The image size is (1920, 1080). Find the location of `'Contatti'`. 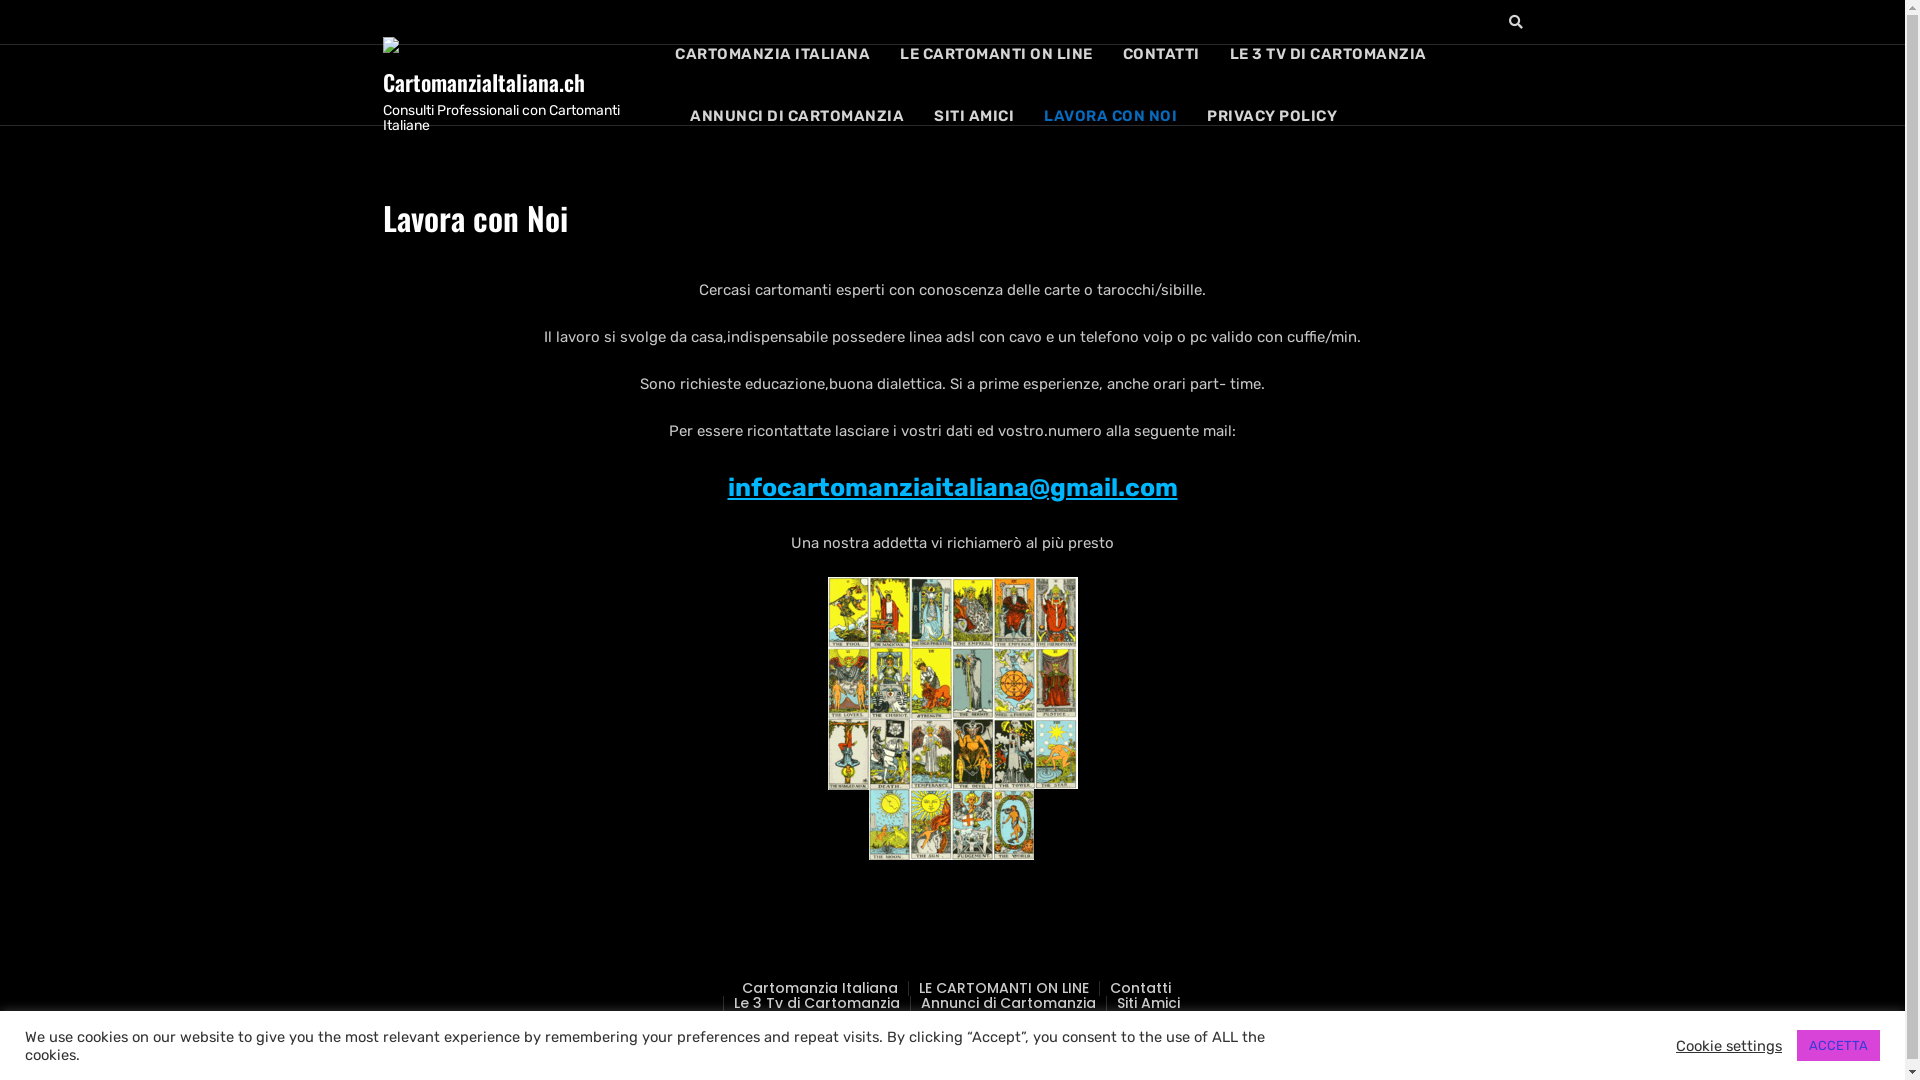

'Contatti' is located at coordinates (1140, 986).